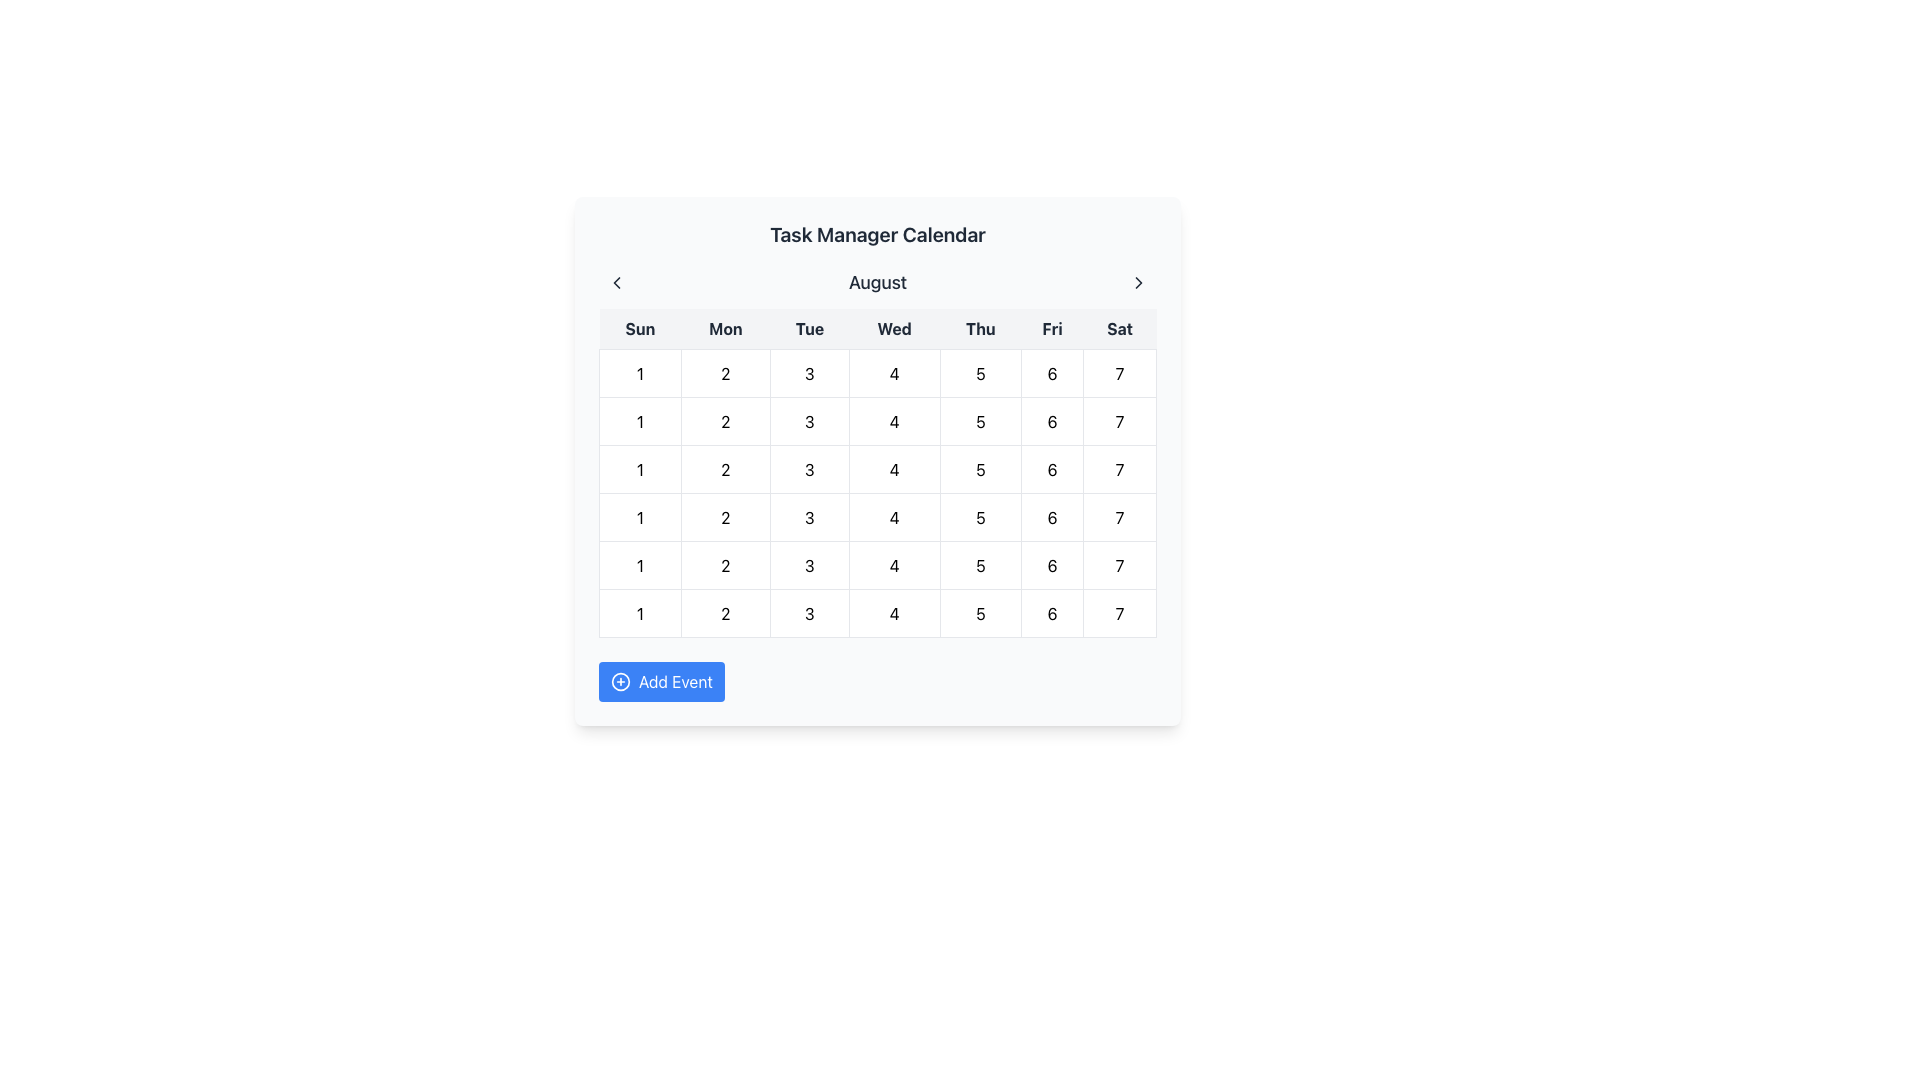 The width and height of the screenshot is (1920, 1080). What do you see at coordinates (1051, 565) in the screenshot?
I see `the calendar grid cell representing Friday the 6th` at bounding box center [1051, 565].